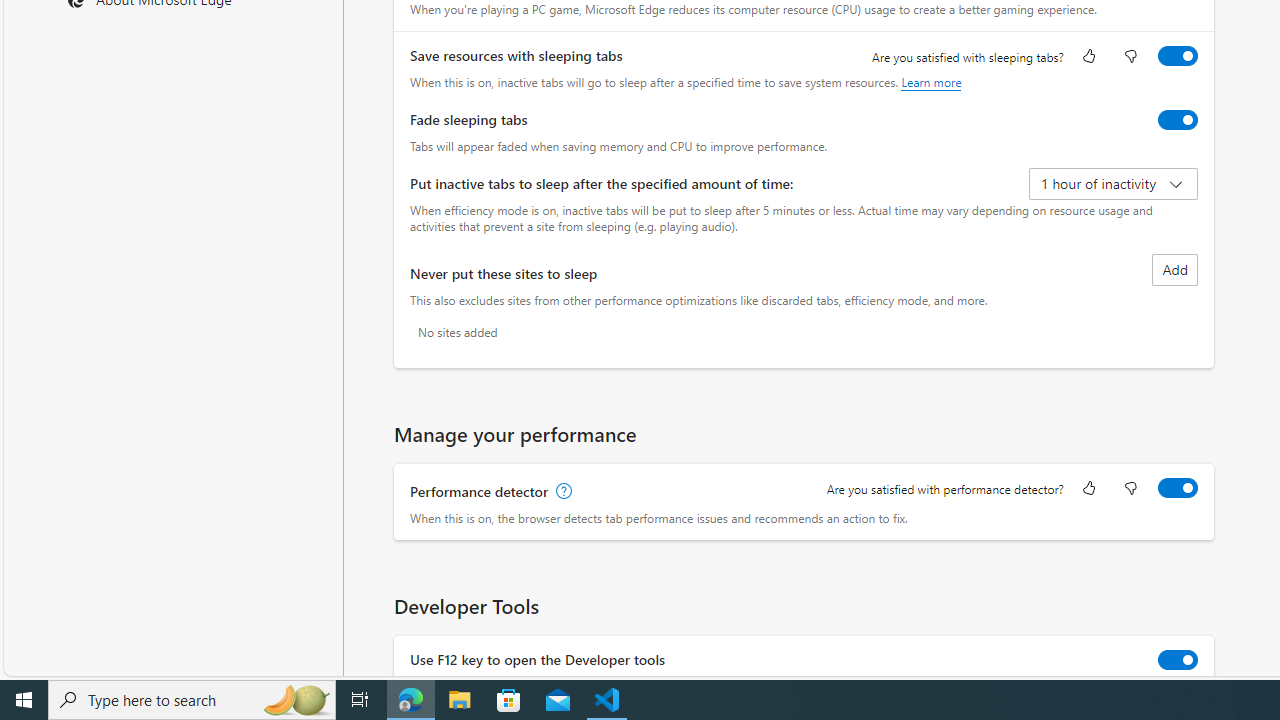 Image resolution: width=1280 pixels, height=720 pixels. Describe the element at coordinates (561, 492) in the screenshot. I see `'Performance detector, learn more'` at that location.